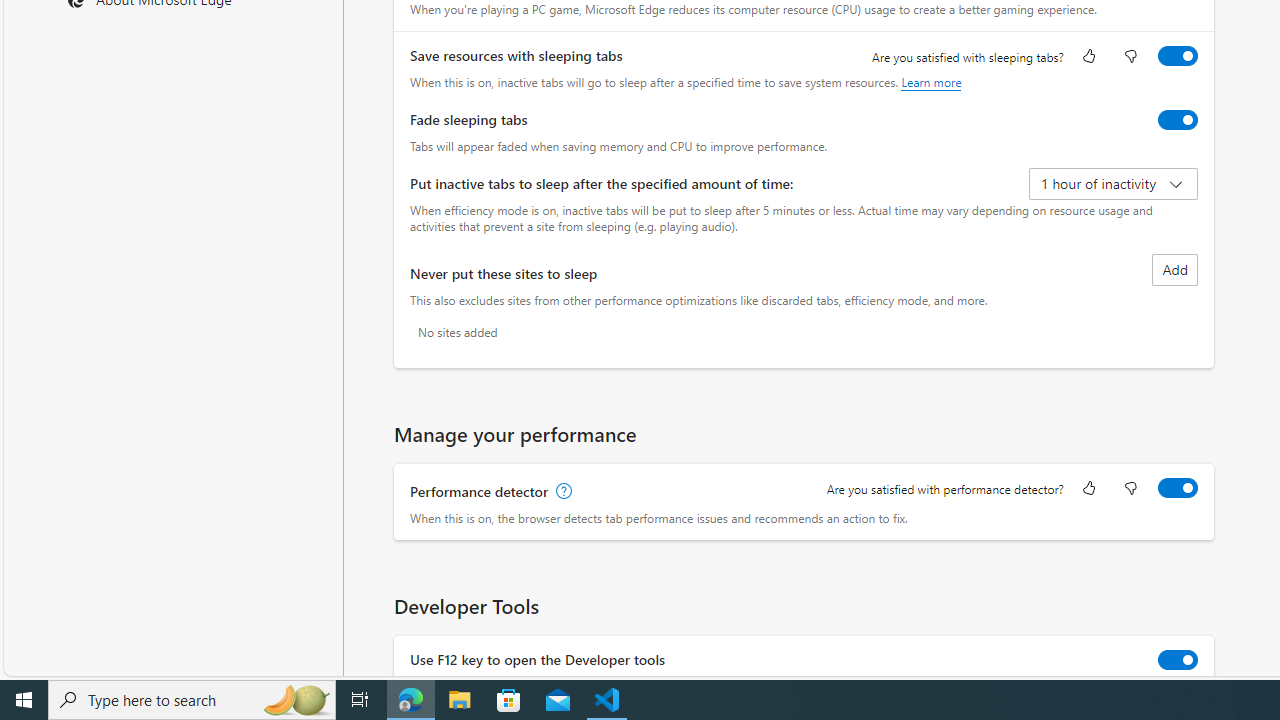 Image resolution: width=1280 pixels, height=720 pixels. Describe the element at coordinates (561, 492) in the screenshot. I see `'Performance detector, learn more'` at that location.